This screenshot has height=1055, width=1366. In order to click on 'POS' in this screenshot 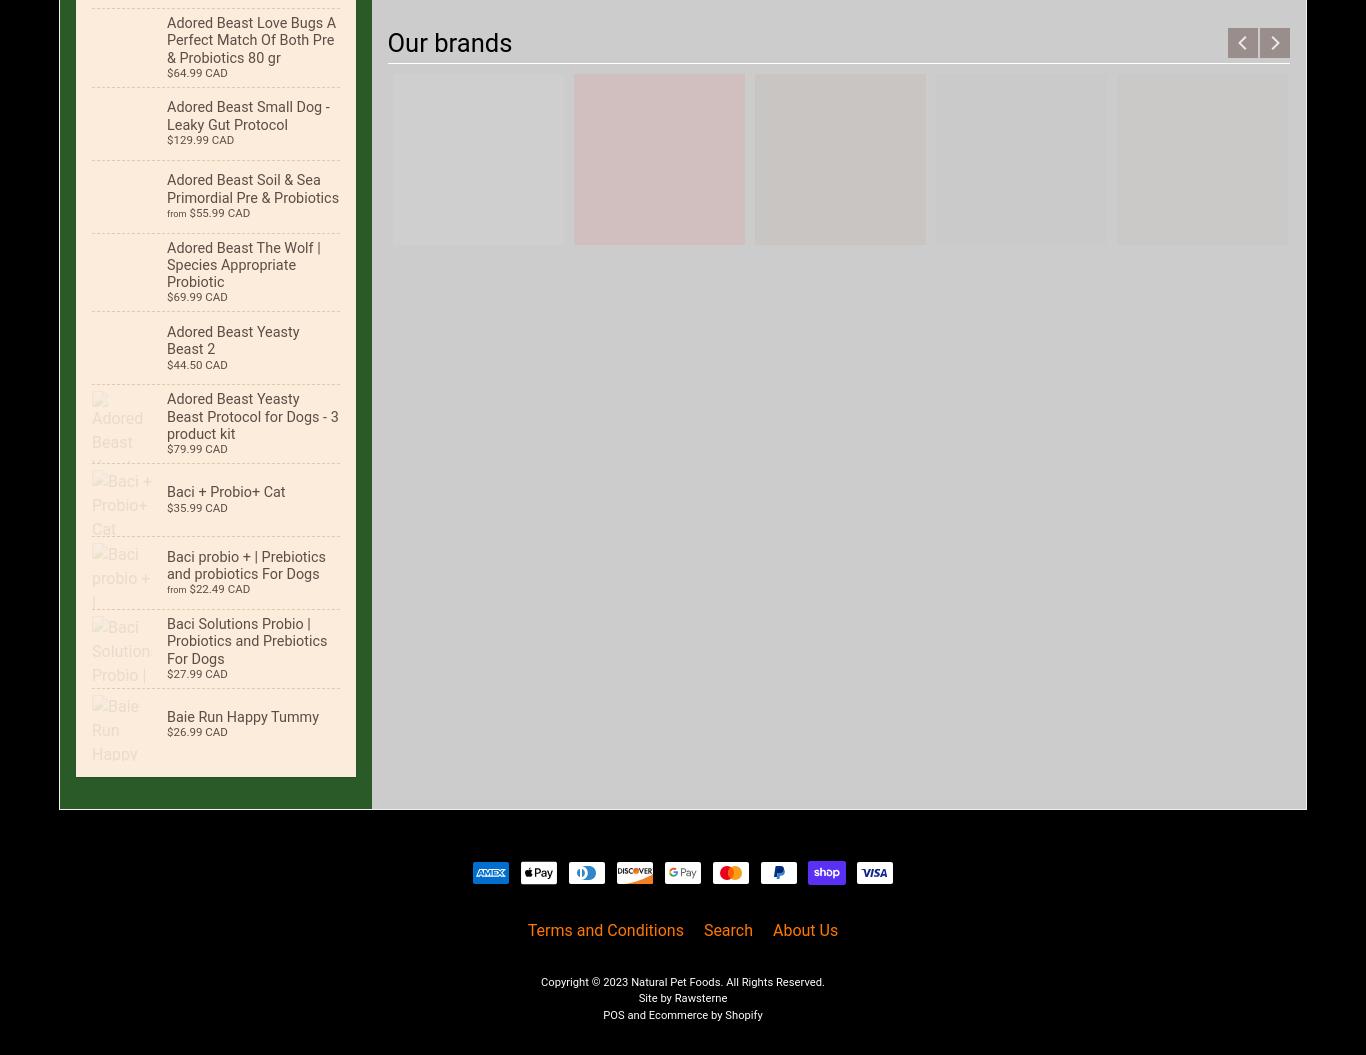, I will do `click(612, 1014)`.